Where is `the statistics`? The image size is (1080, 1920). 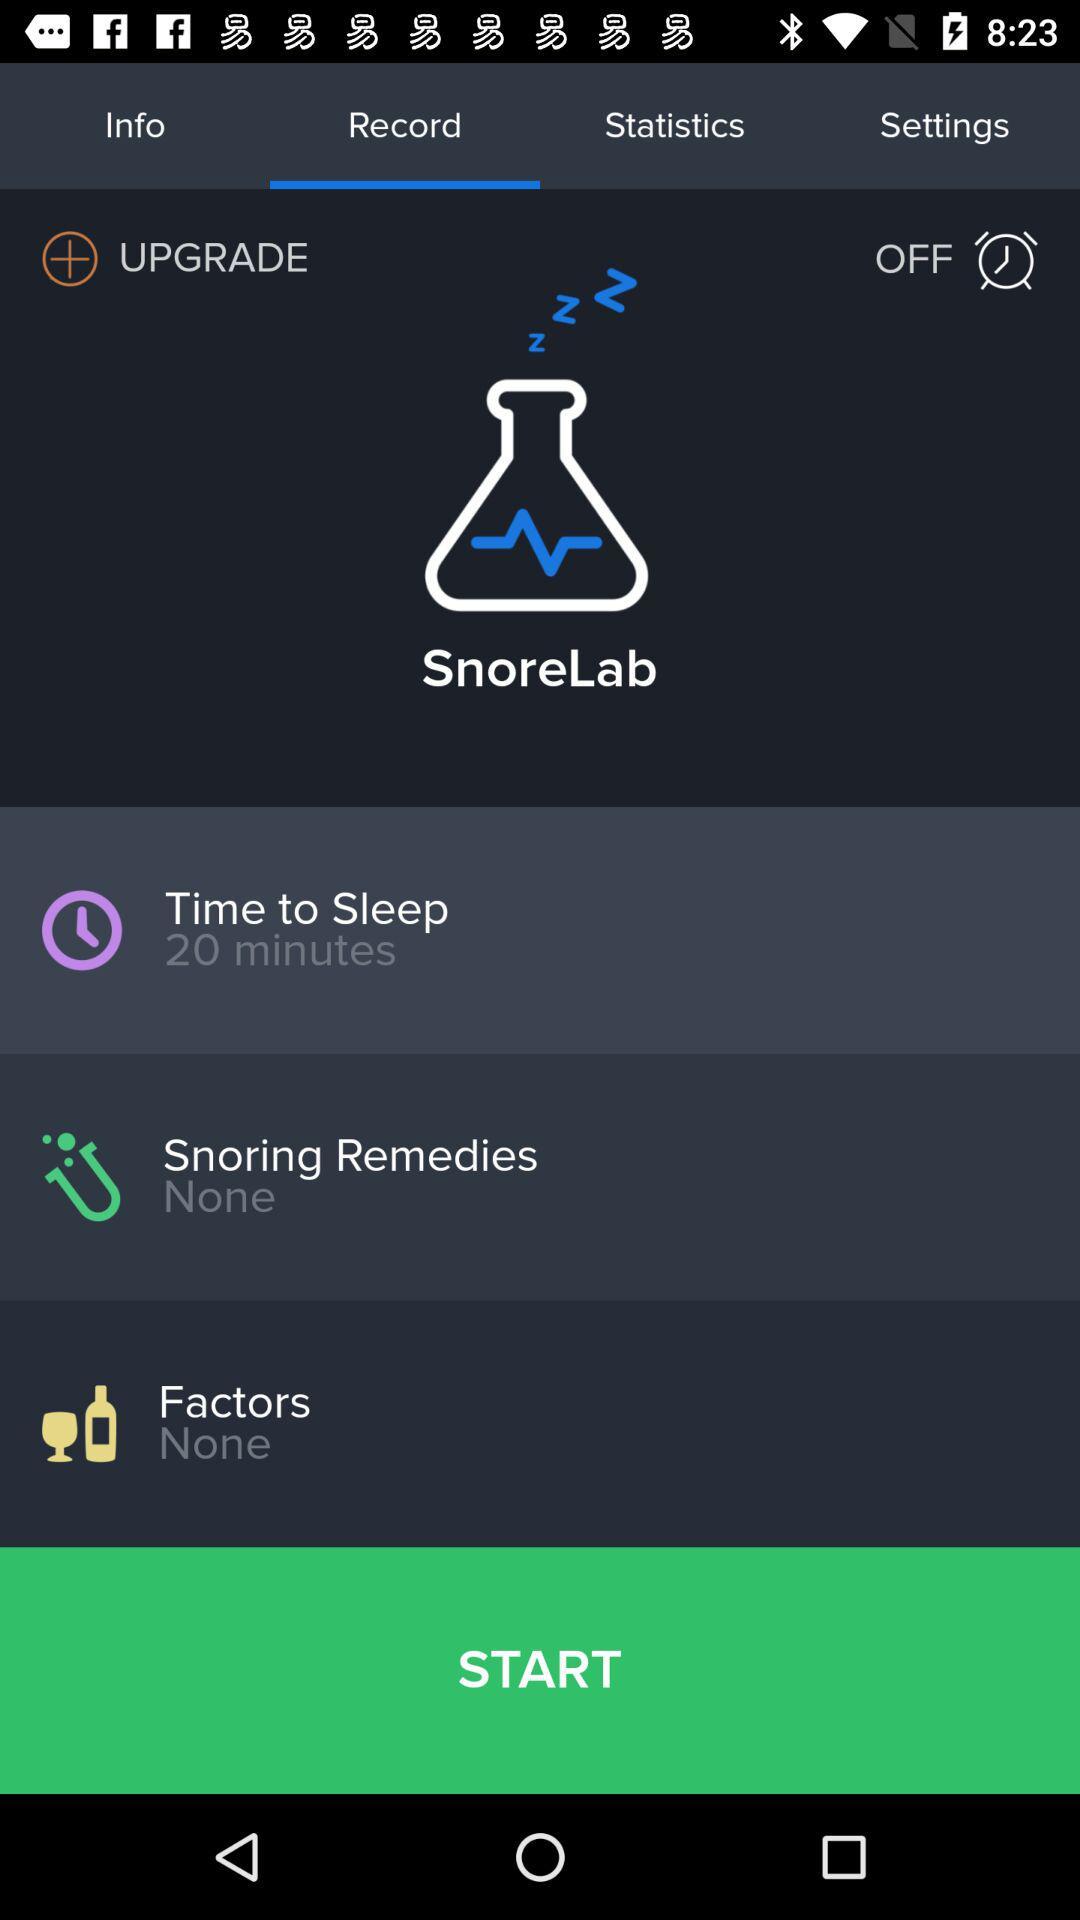
the statistics is located at coordinates (675, 124).